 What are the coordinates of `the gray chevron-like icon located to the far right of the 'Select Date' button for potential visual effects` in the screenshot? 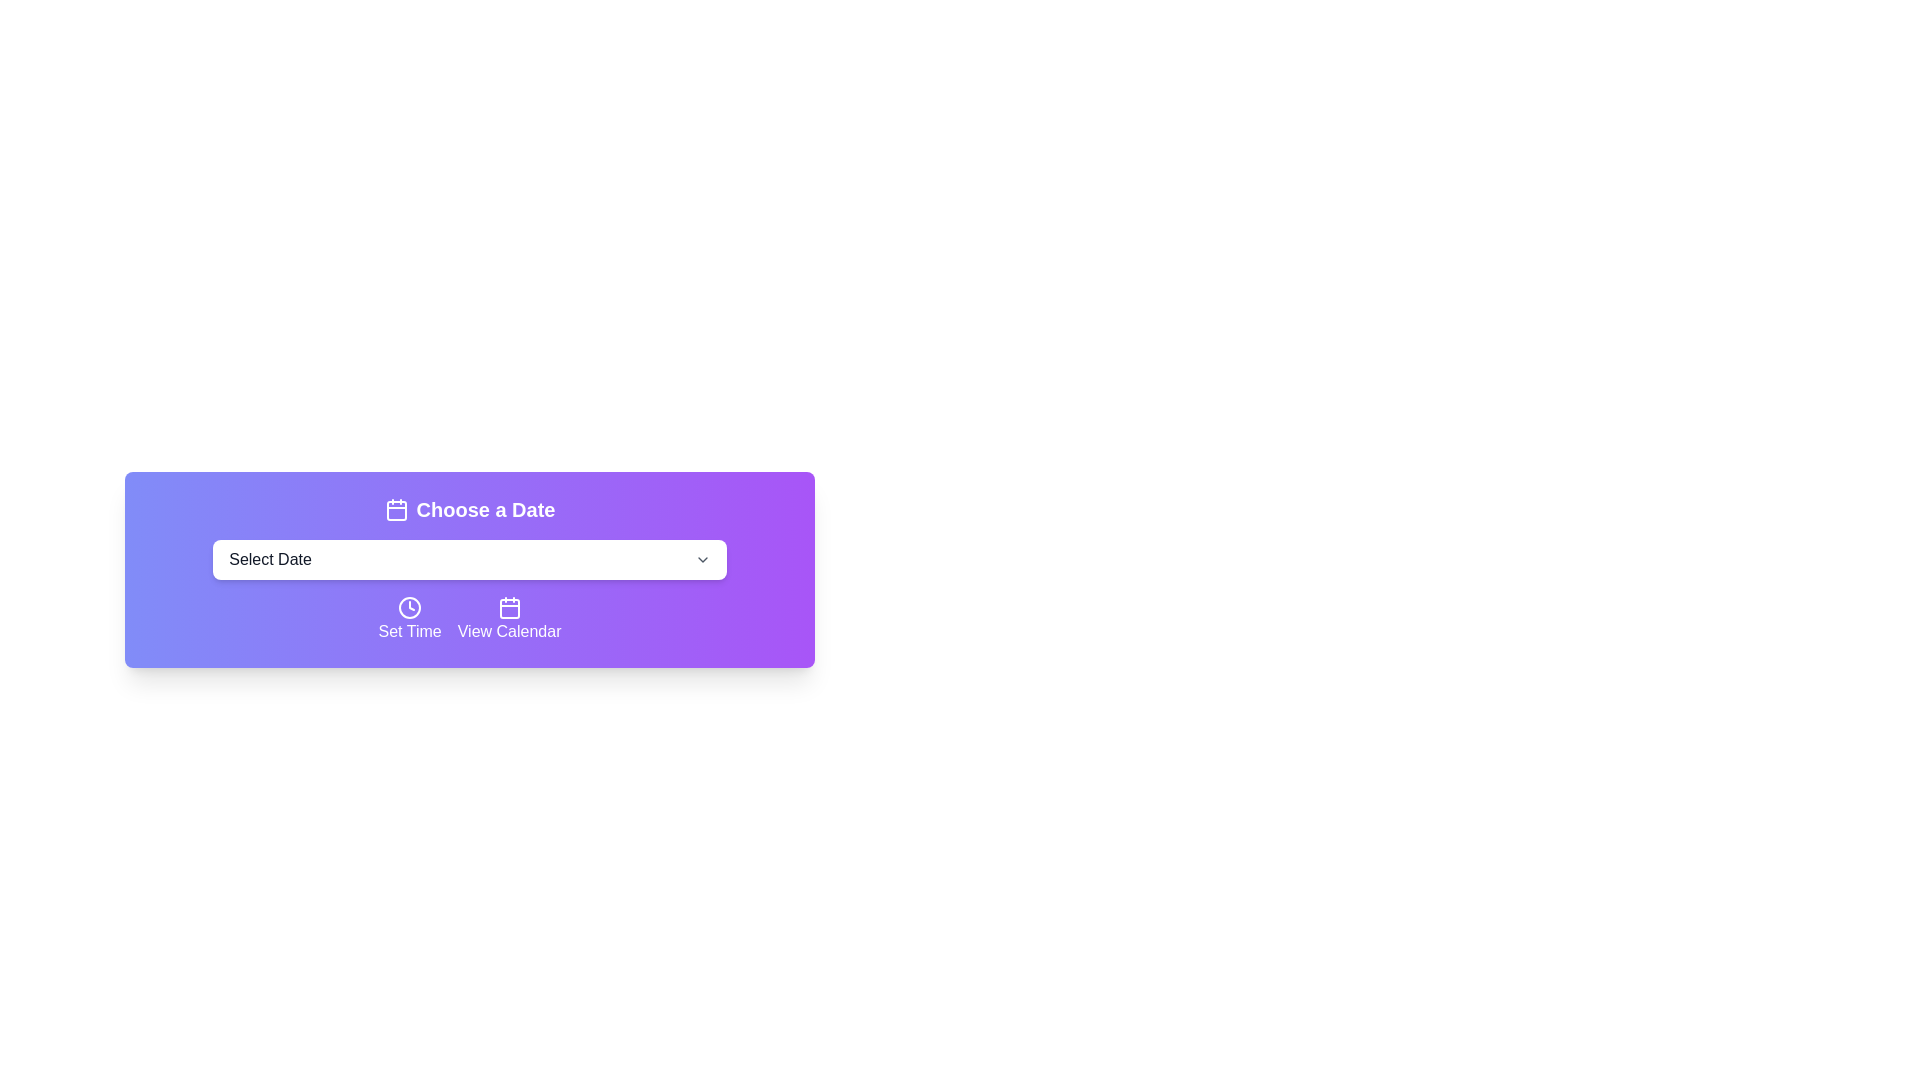 It's located at (702, 559).